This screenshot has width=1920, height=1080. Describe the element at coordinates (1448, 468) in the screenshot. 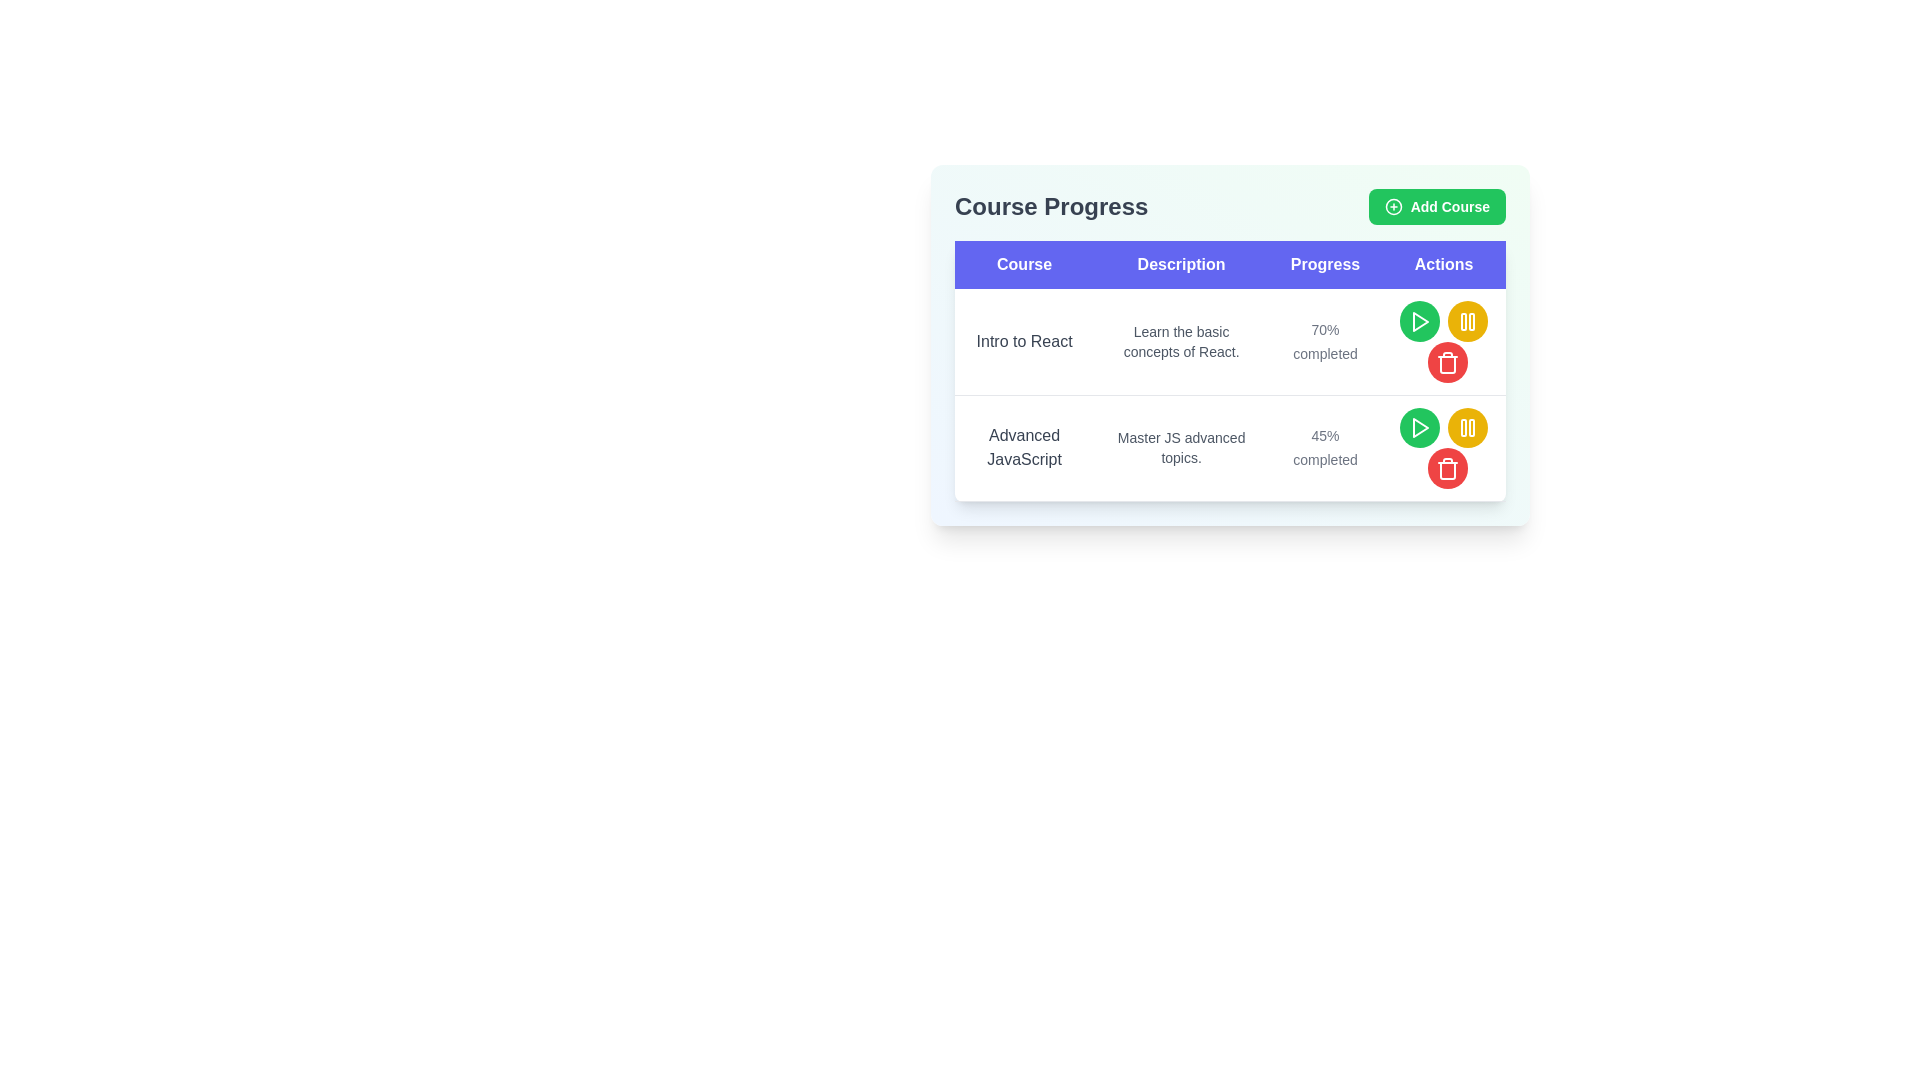

I see `the red delete button in the 'Actions' cell of the second row of the course progress table` at that location.